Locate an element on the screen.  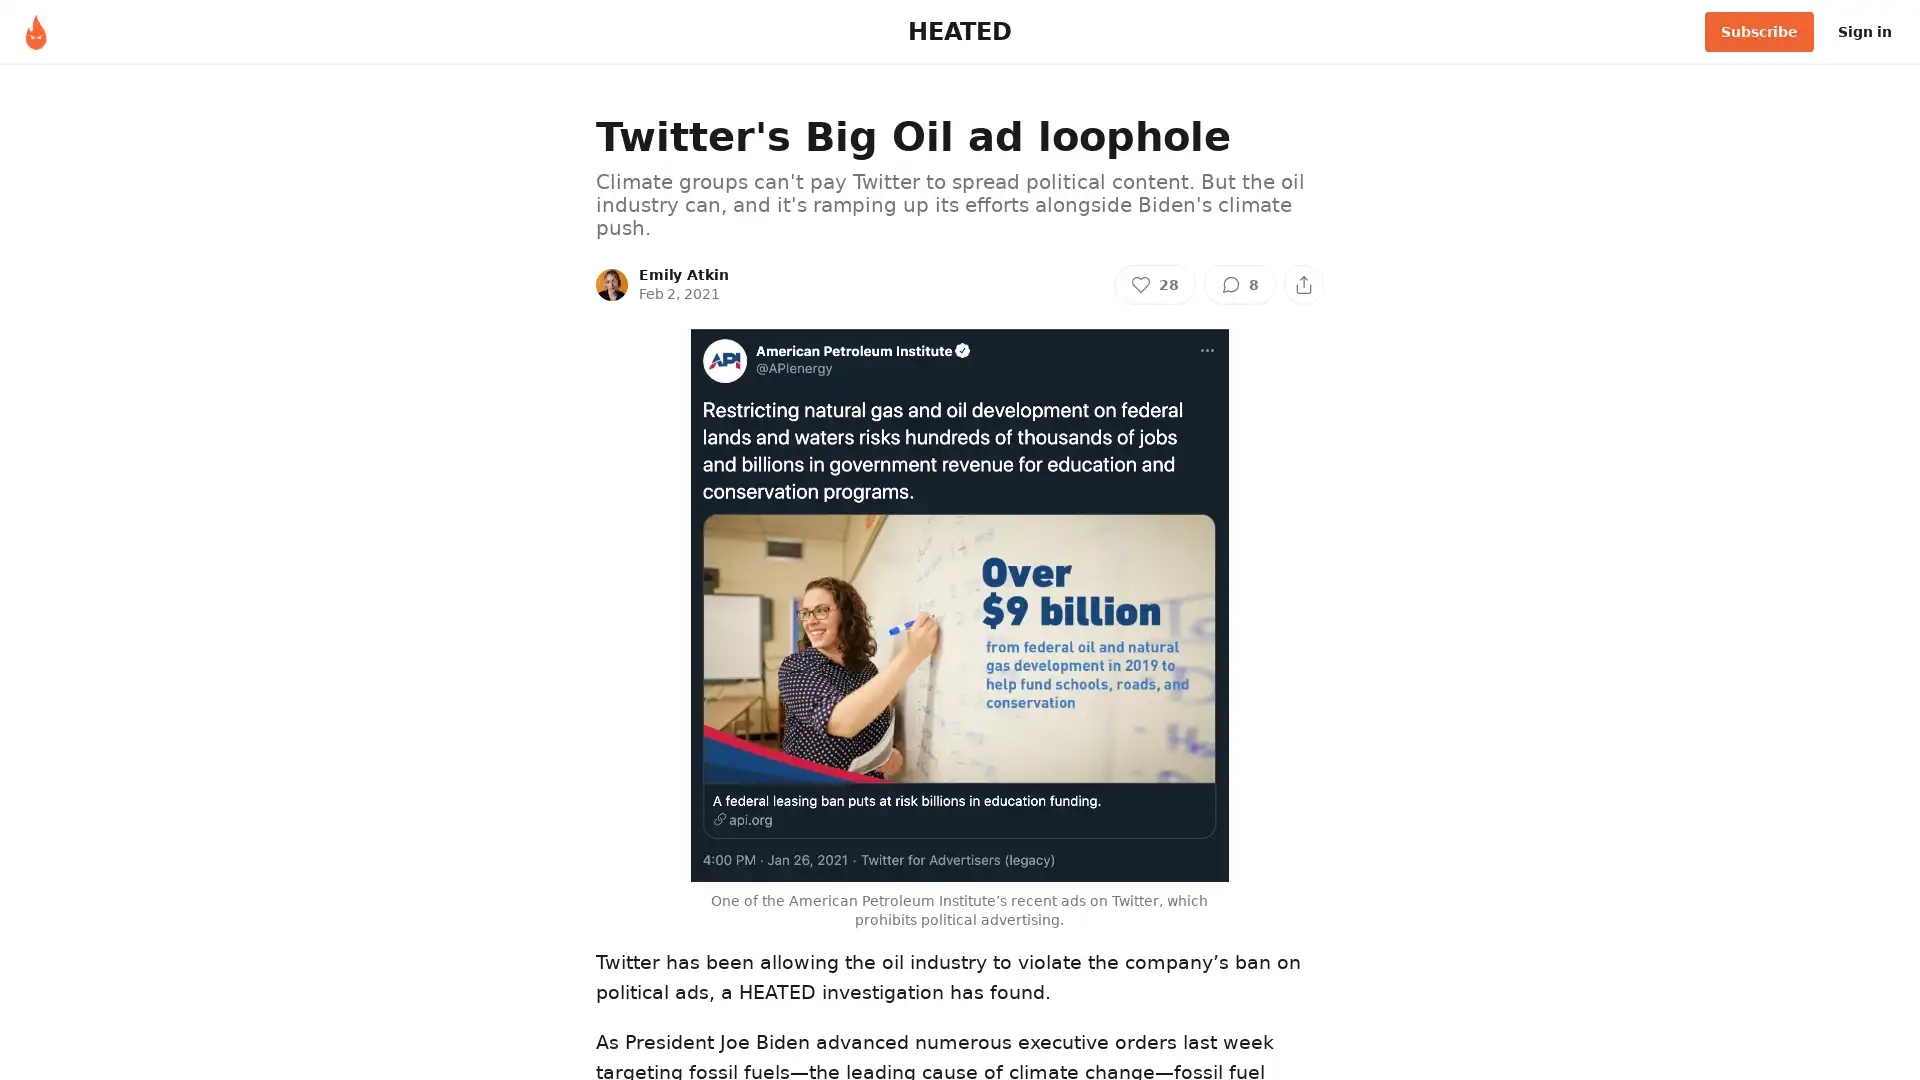
28 is located at coordinates (1155, 284).